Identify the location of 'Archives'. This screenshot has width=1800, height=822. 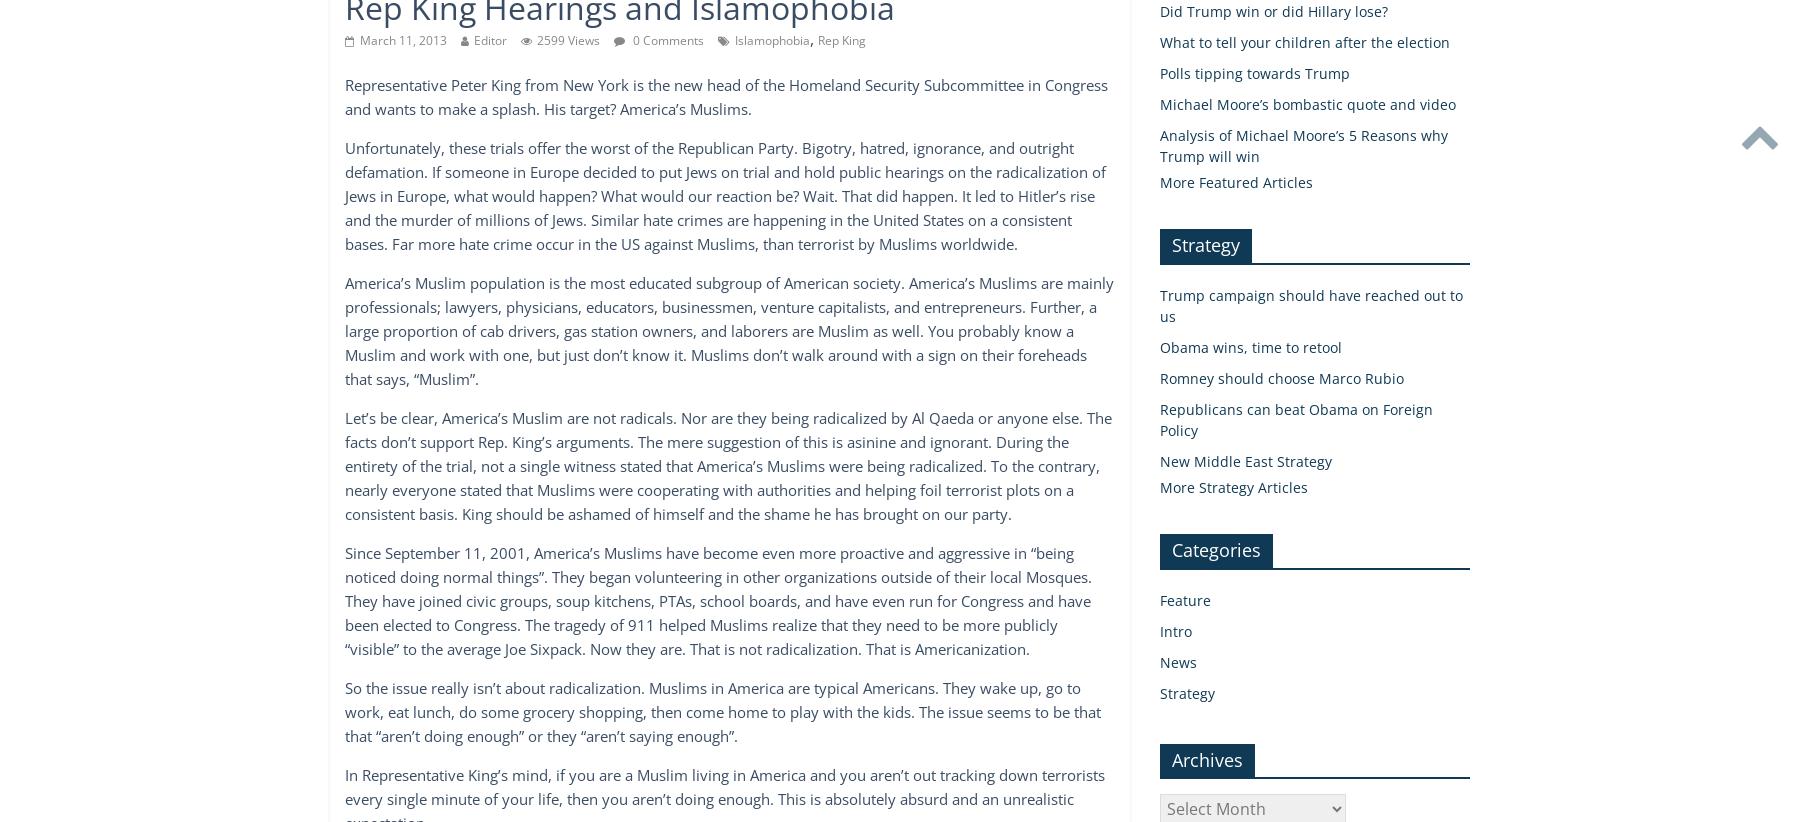
(1206, 758).